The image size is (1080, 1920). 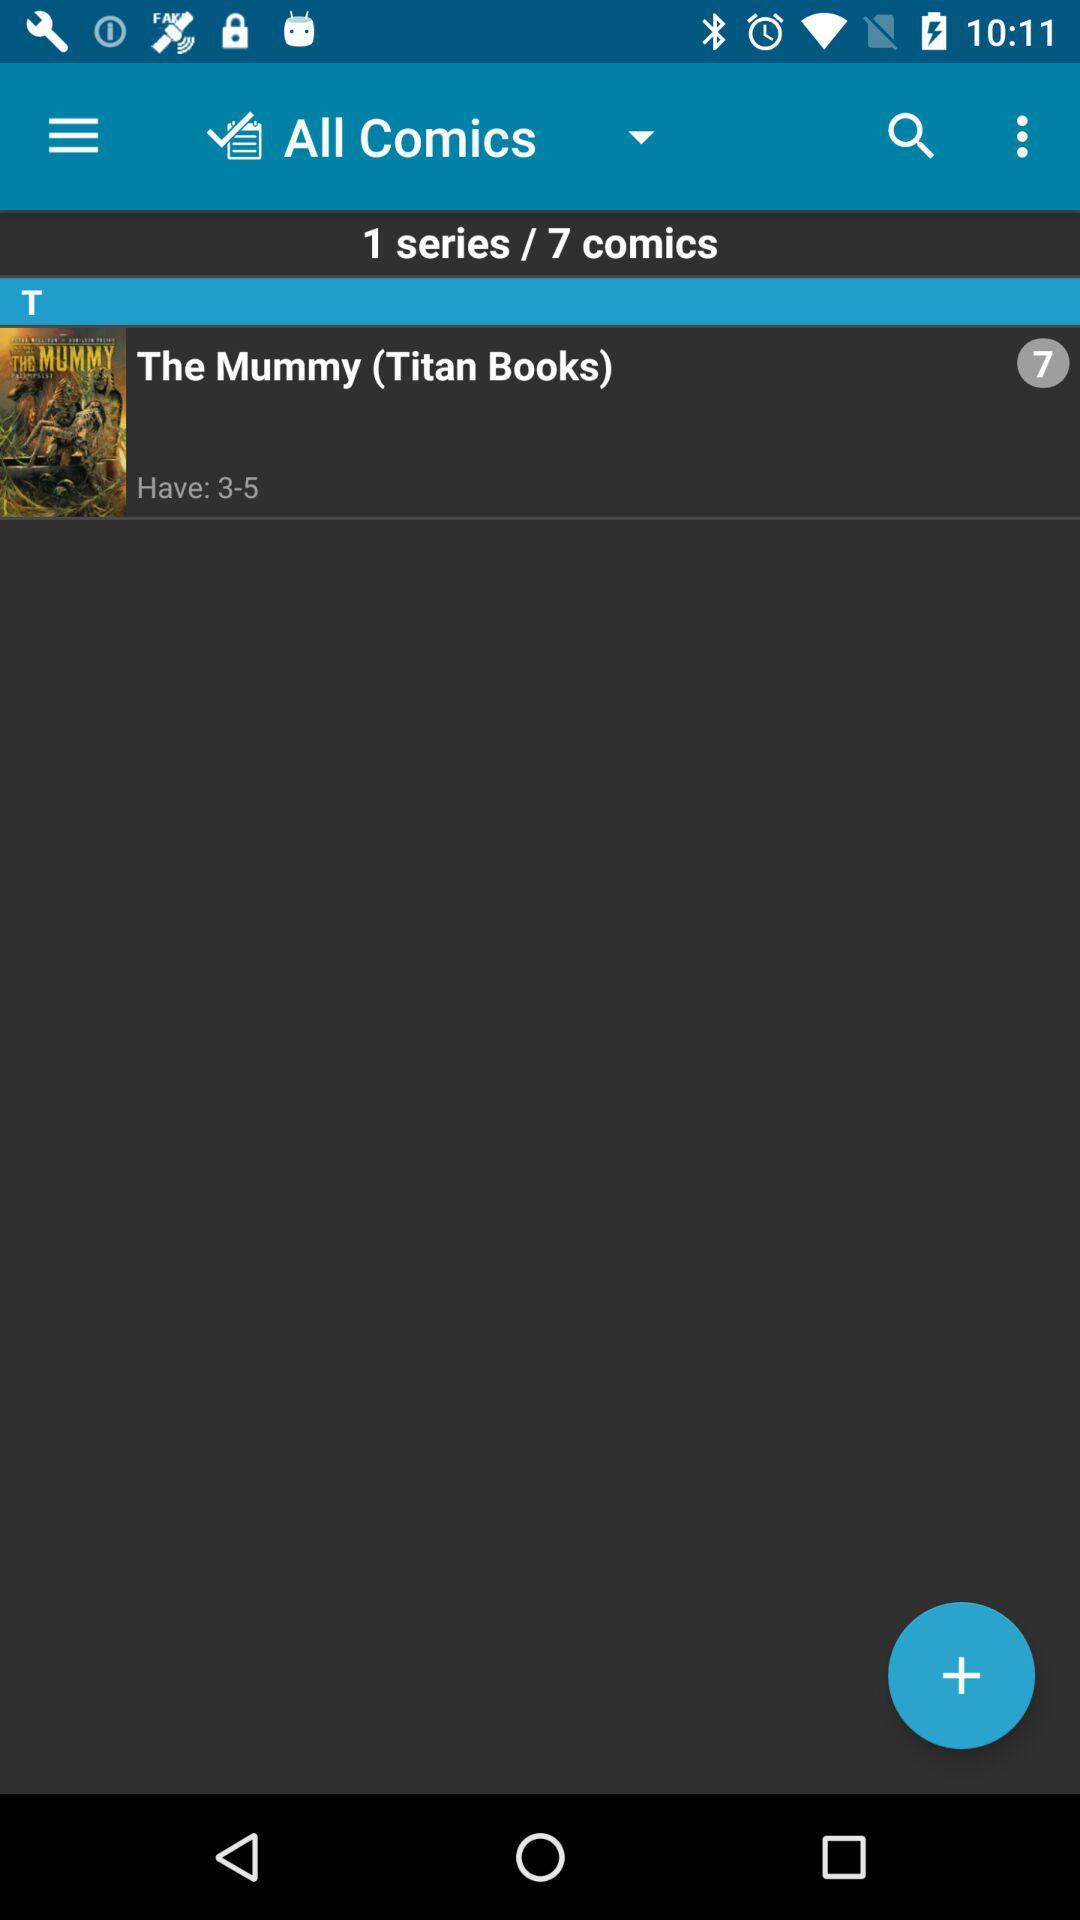 I want to click on icon above the 1 series 7 item, so click(x=911, y=135).